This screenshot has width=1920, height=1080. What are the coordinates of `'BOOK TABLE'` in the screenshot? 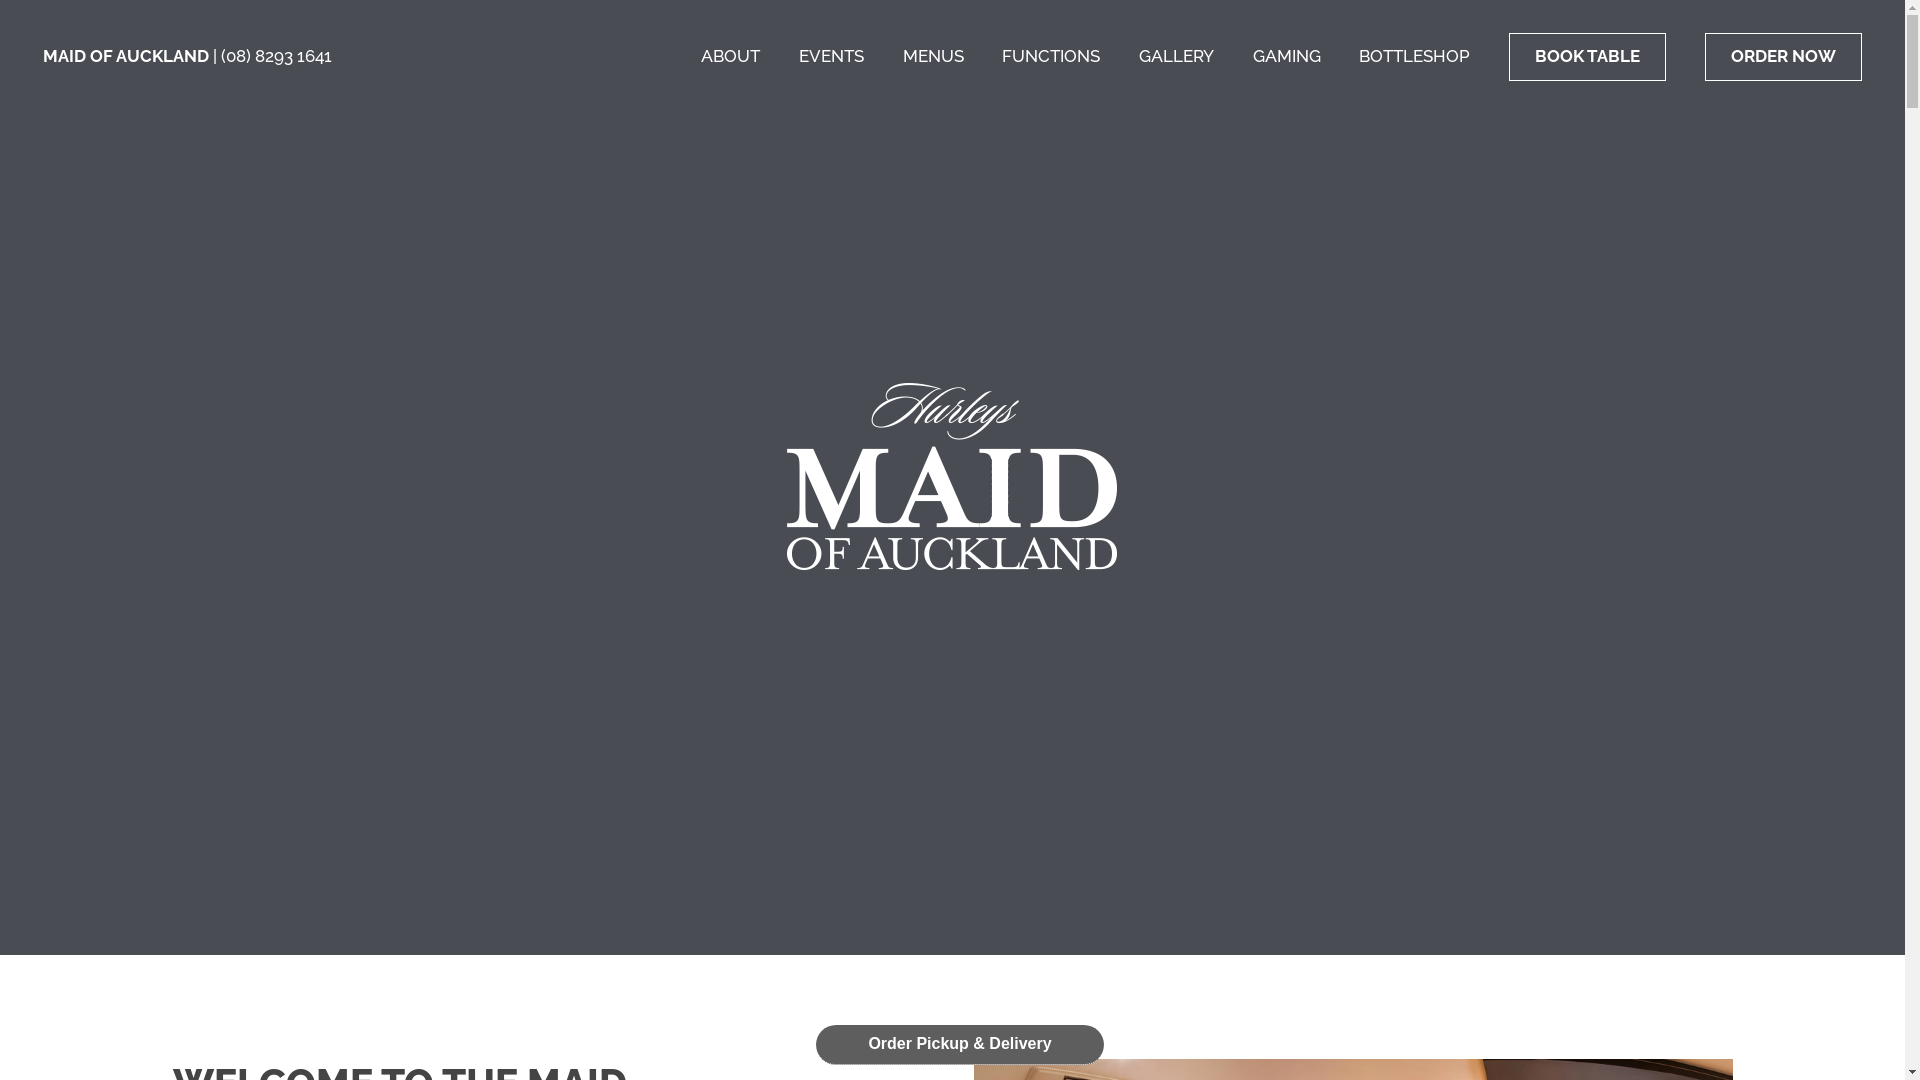 It's located at (1586, 56).